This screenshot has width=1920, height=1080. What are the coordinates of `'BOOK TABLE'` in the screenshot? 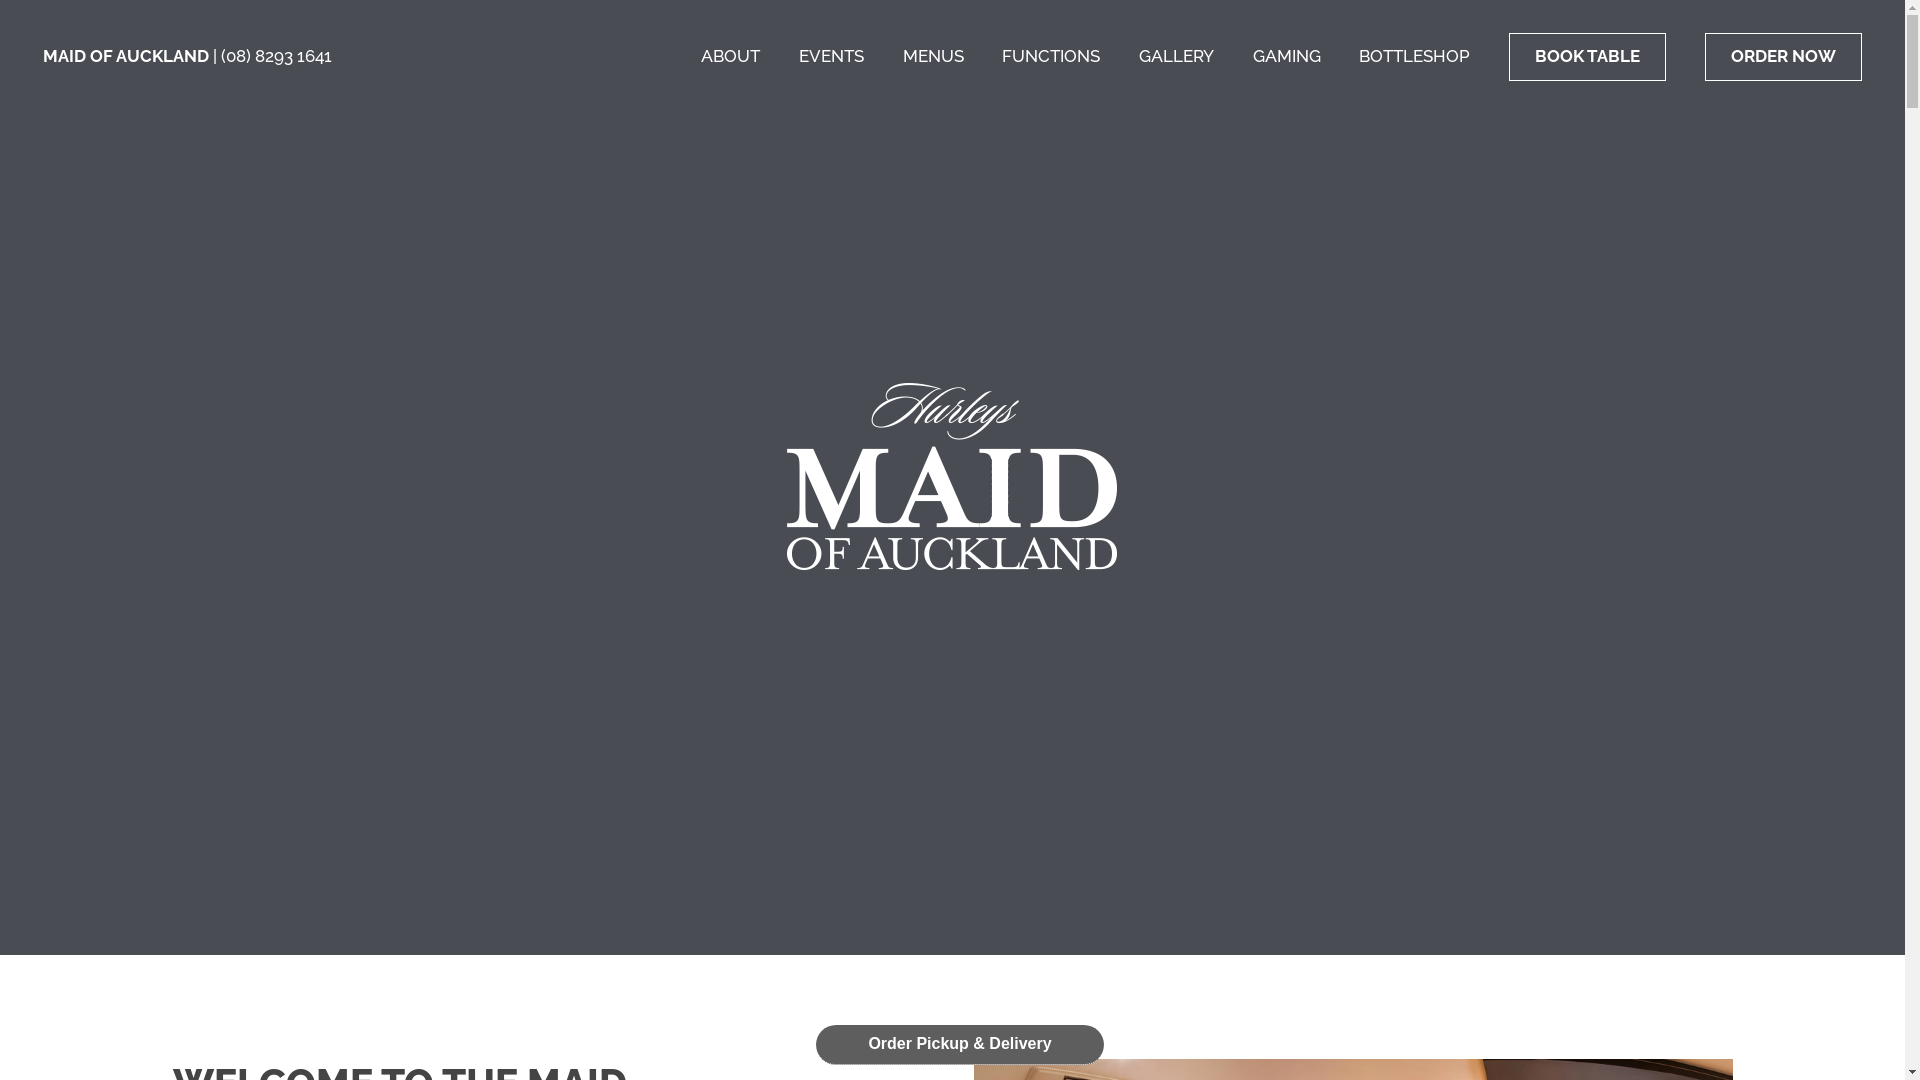 It's located at (1586, 56).